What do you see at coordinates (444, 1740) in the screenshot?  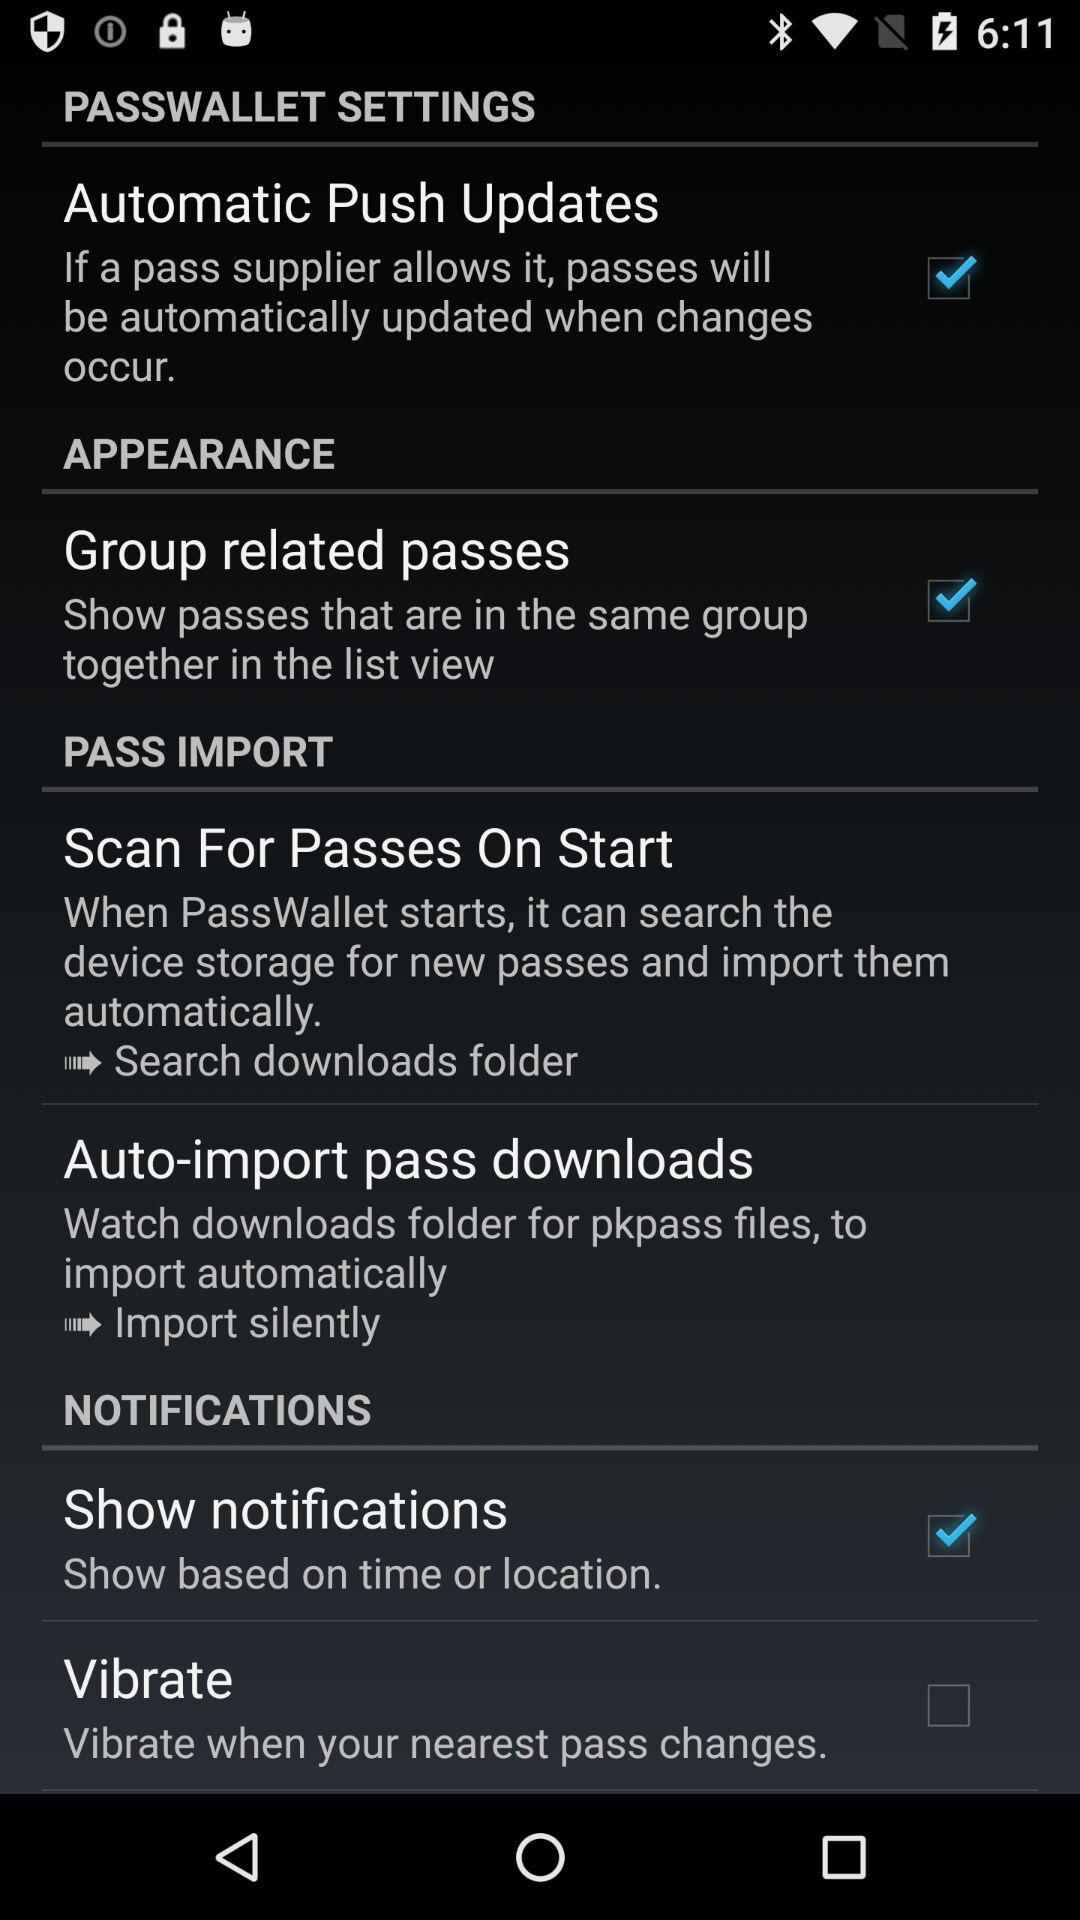 I see `icon below the vibrate app` at bounding box center [444, 1740].